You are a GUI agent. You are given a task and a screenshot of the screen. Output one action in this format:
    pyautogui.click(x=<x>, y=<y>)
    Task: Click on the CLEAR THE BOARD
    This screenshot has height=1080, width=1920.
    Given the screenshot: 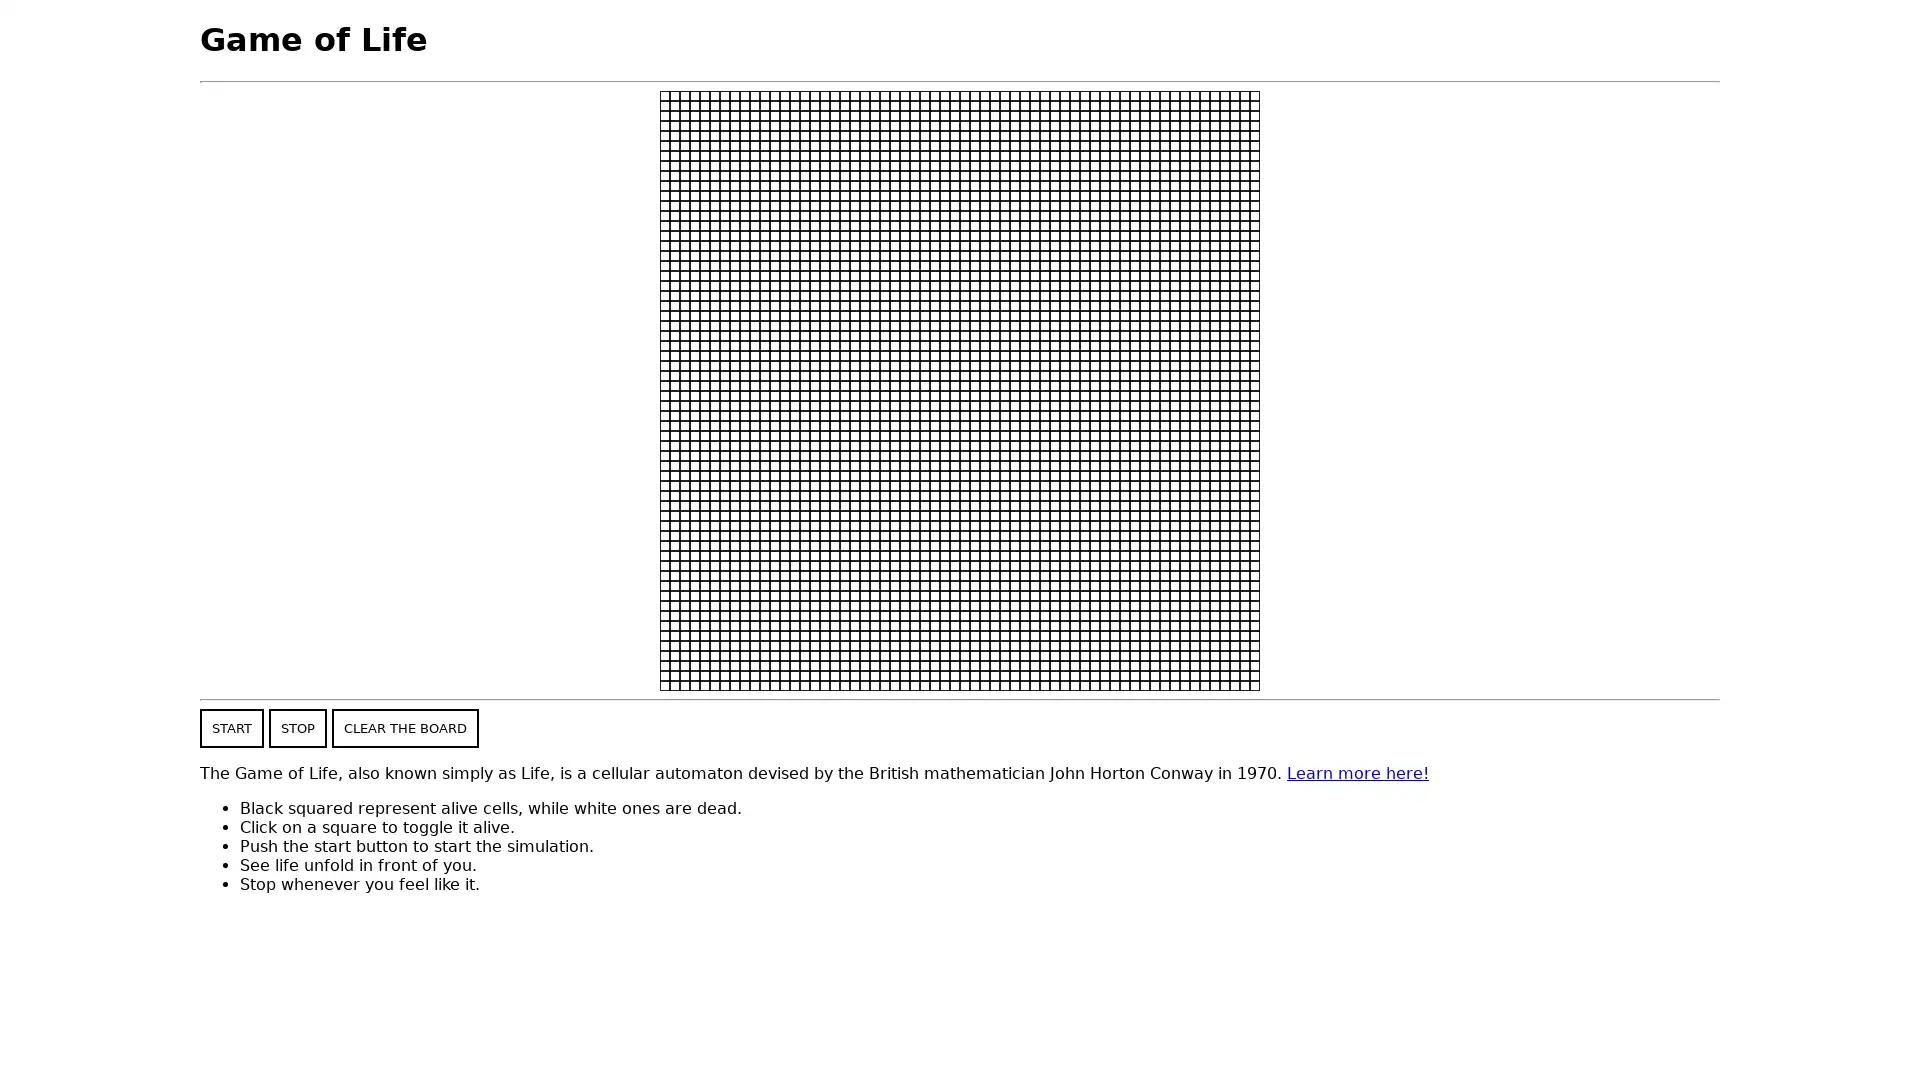 What is the action you would take?
    pyautogui.click(x=404, y=727)
    